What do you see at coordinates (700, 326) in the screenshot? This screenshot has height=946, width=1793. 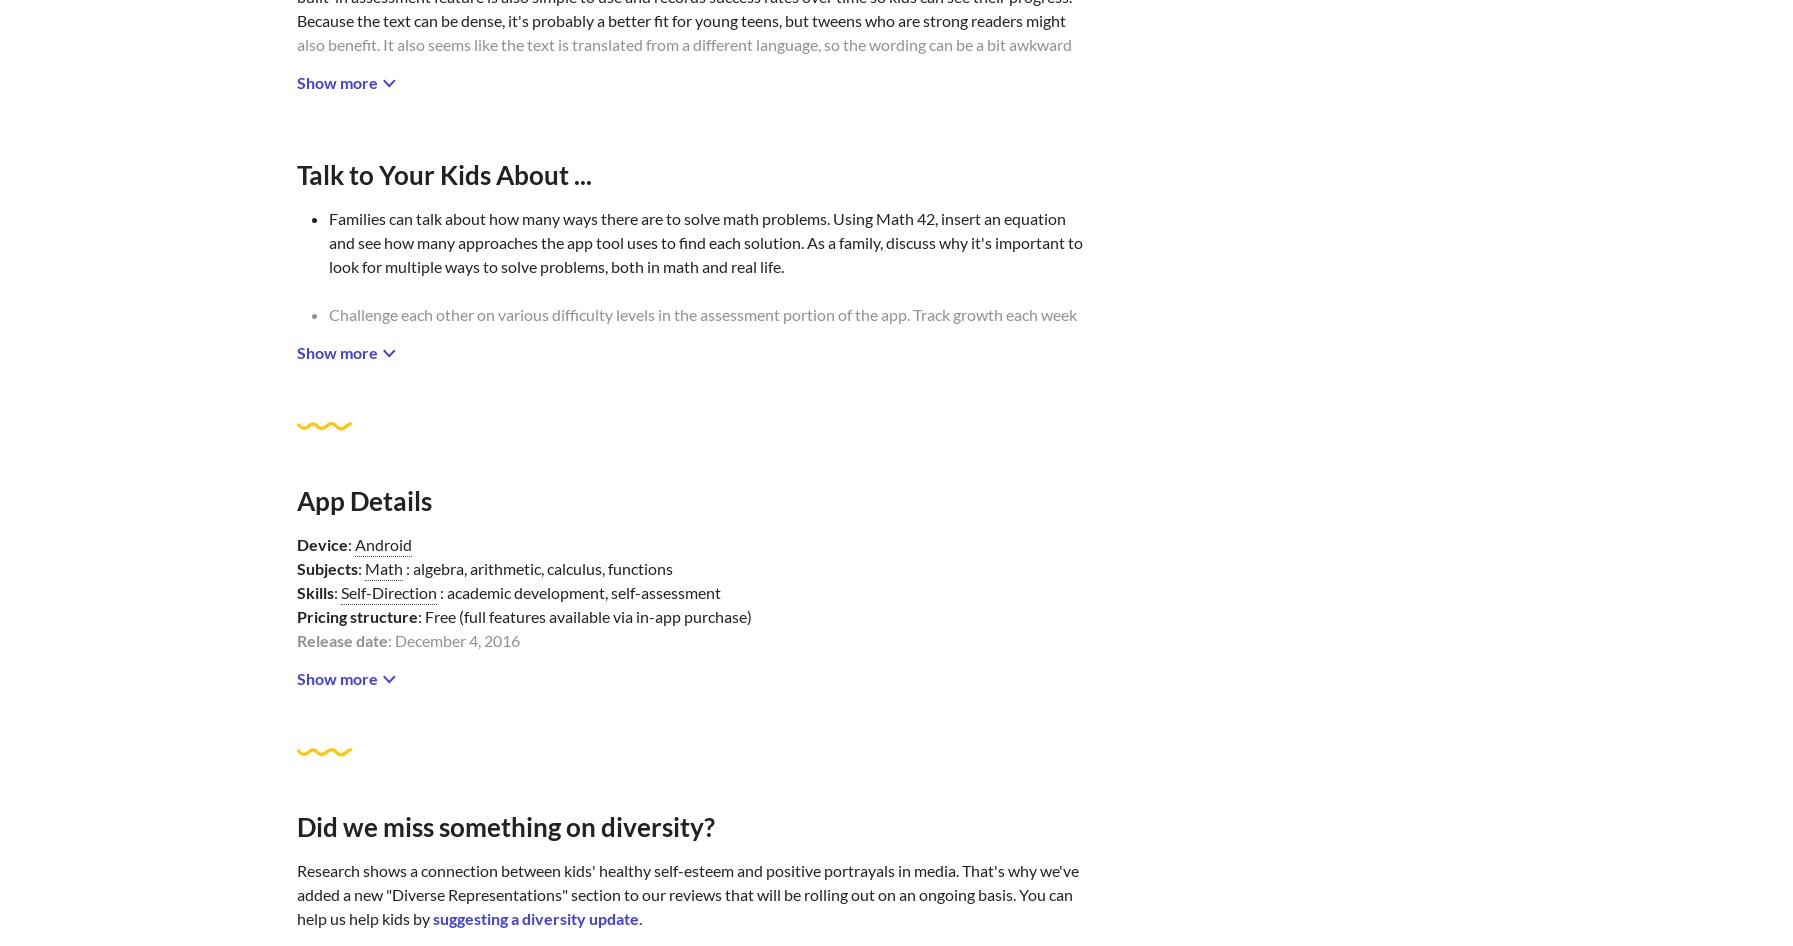 I see `'Challenge each other on various difficulty levels in the assessment portion of the app. Track growth each week to see how each family member improves over time.'` at bounding box center [700, 326].